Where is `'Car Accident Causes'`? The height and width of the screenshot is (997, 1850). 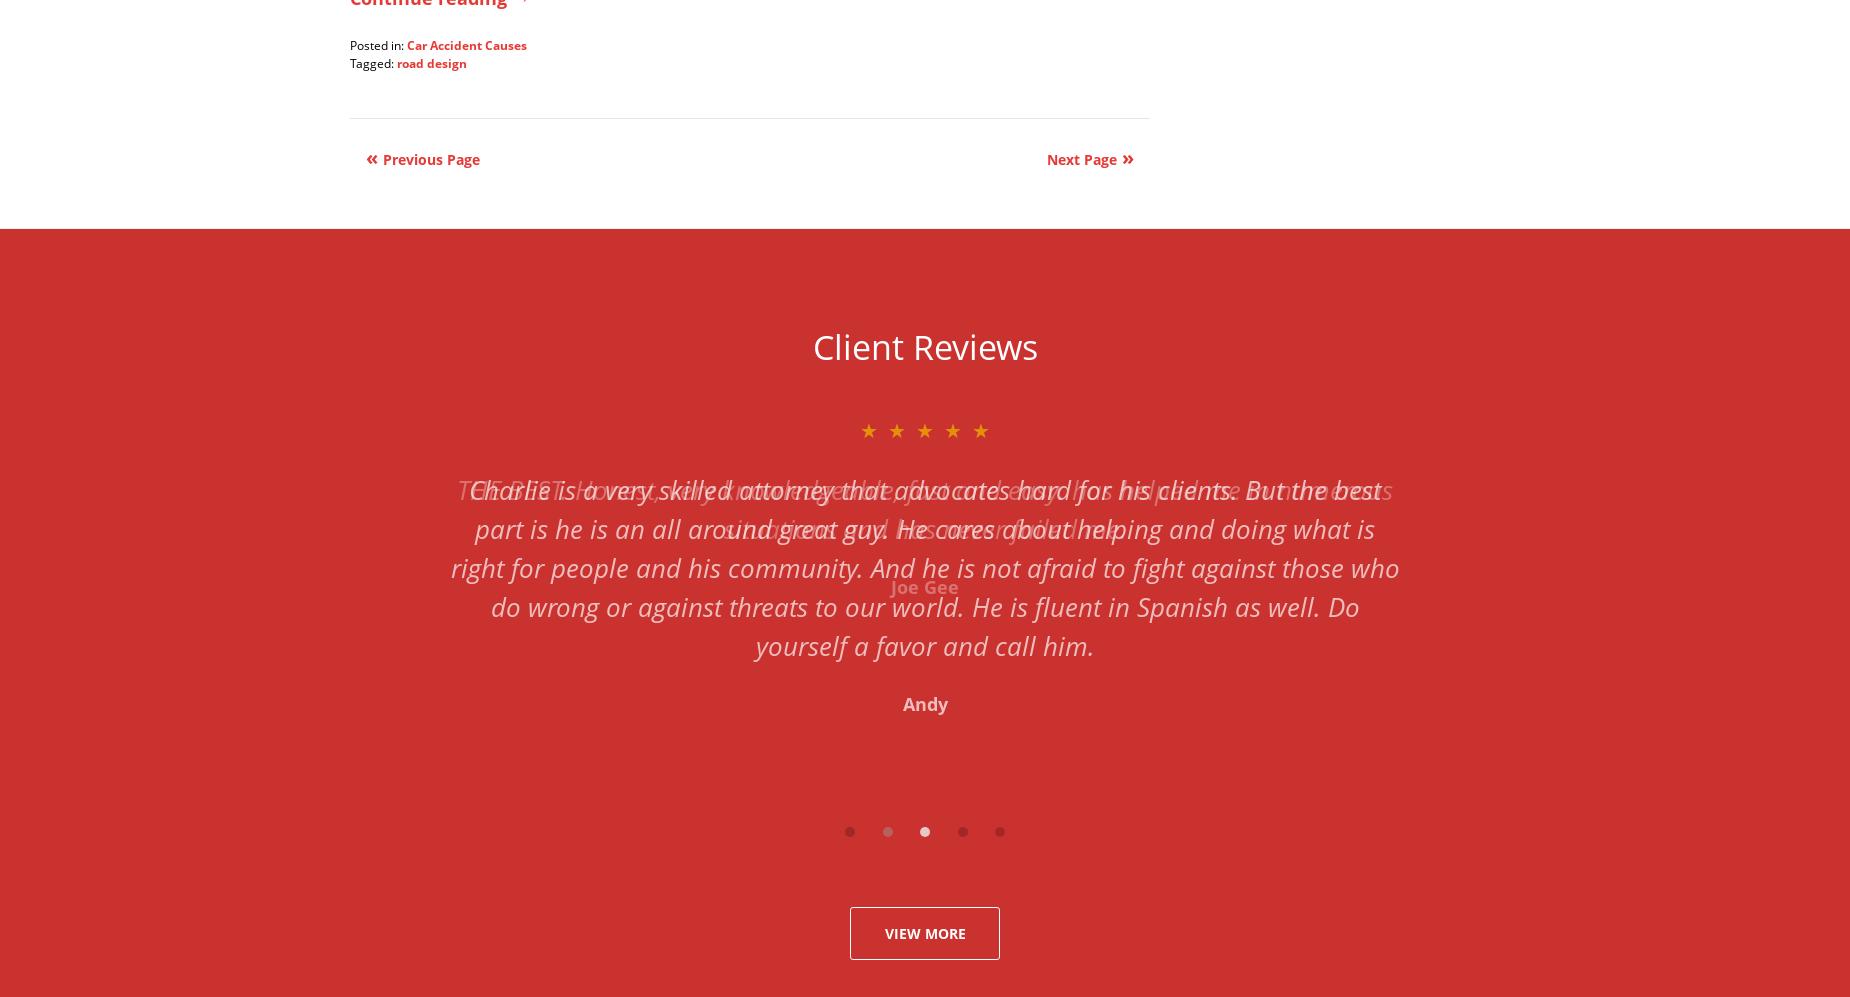
'Car Accident Causes' is located at coordinates (466, 44).